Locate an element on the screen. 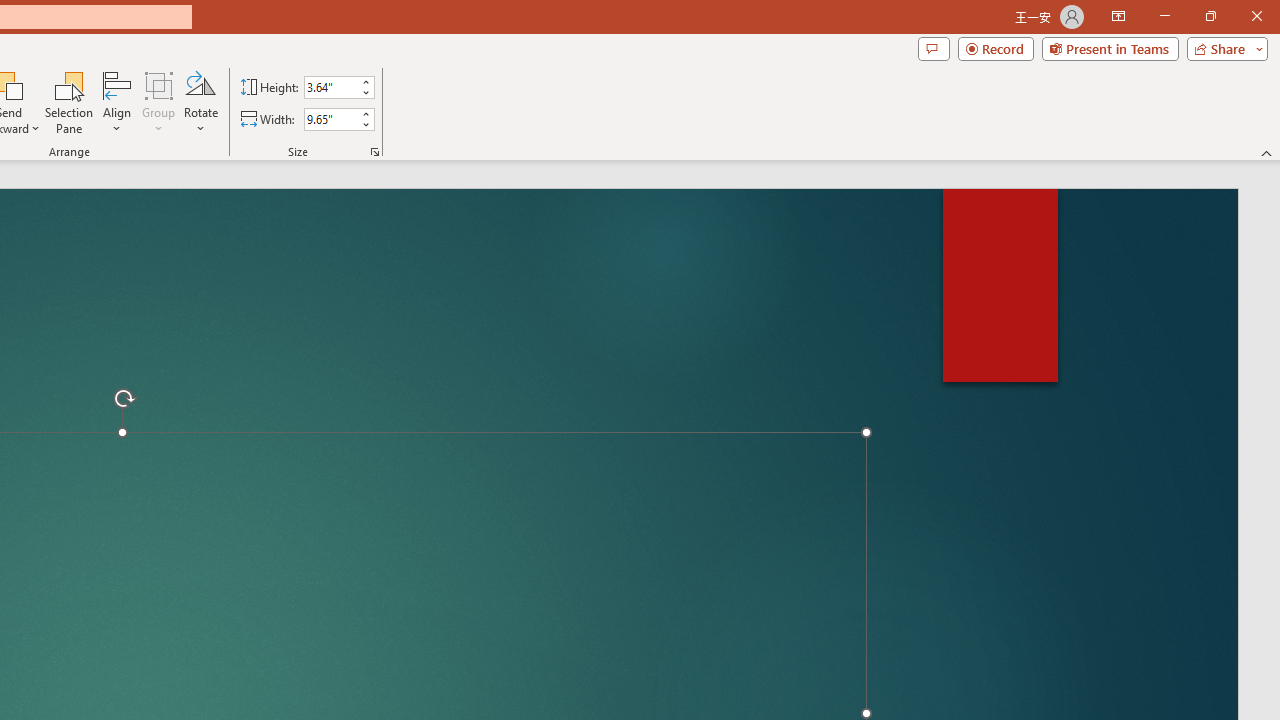 This screenshot has width=1280, height=720. 'Rotate' is located at coordinates (200, 103).